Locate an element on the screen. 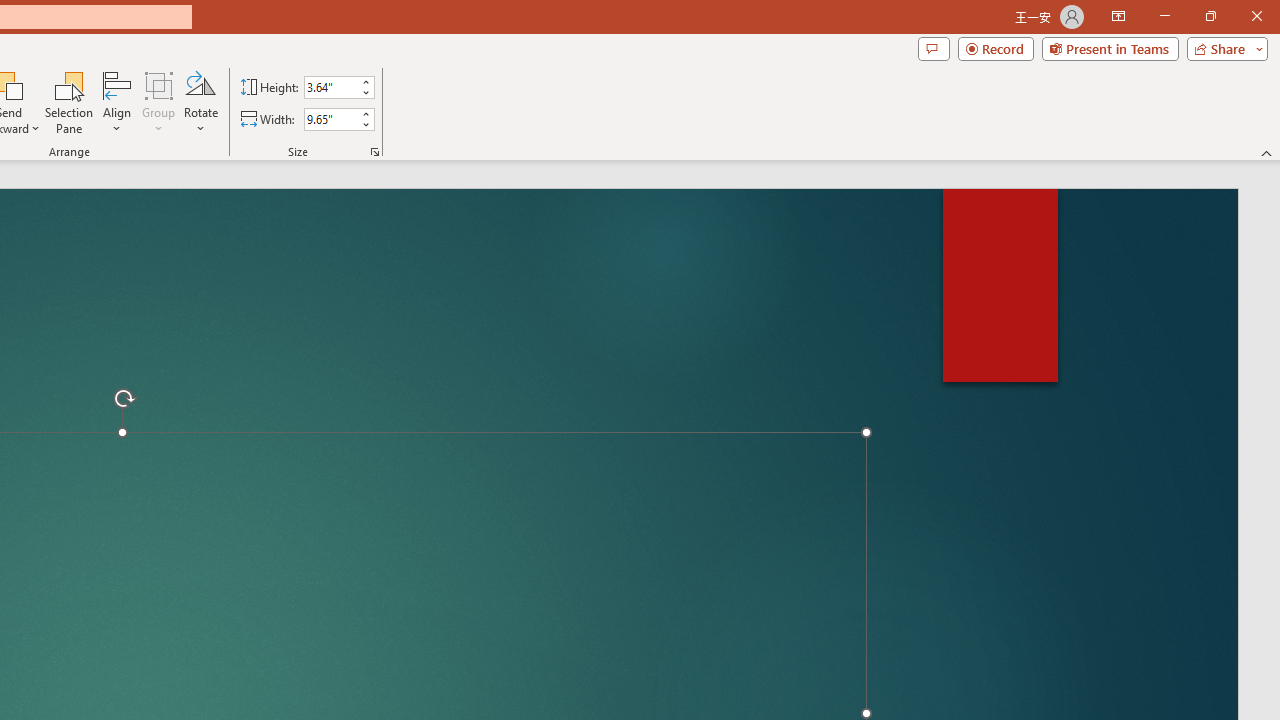 This screenshot has width=1280, height=720. 'Rotate' is located at coordinates (200, 103).